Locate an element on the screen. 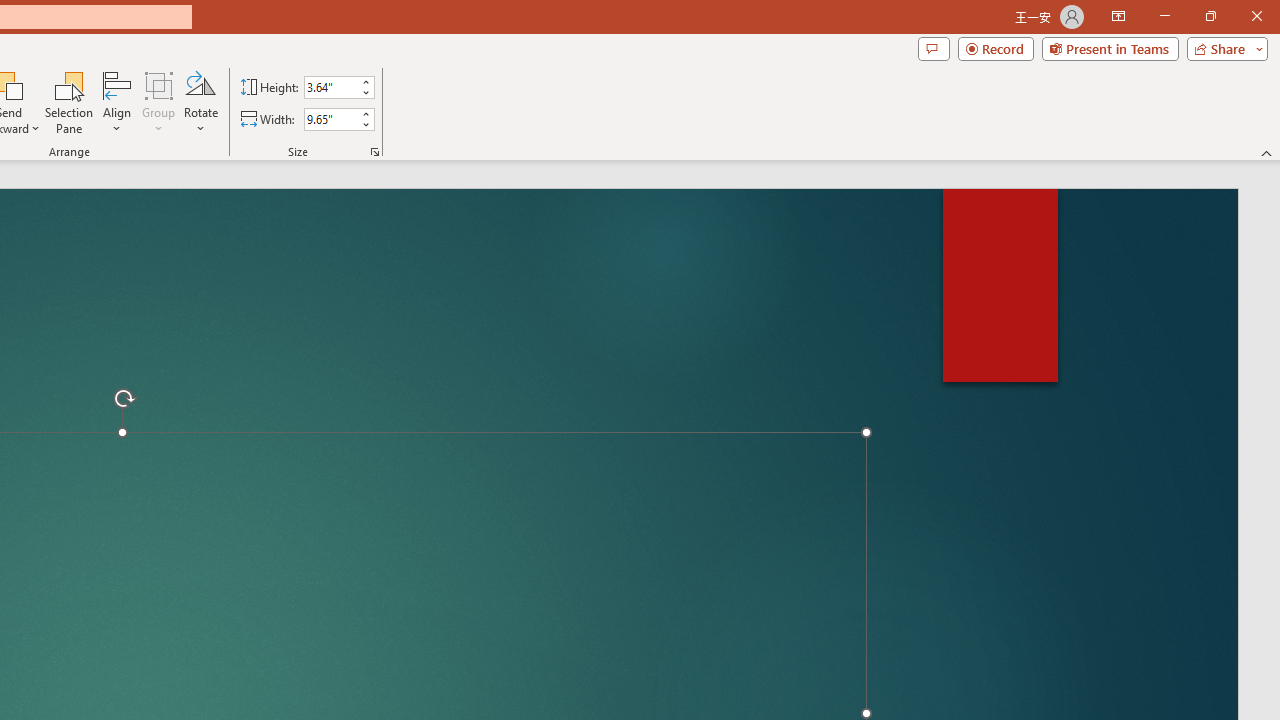 This screenshot has width=1280, height=720. 'Rotate' is located at coordinates (200, 103).